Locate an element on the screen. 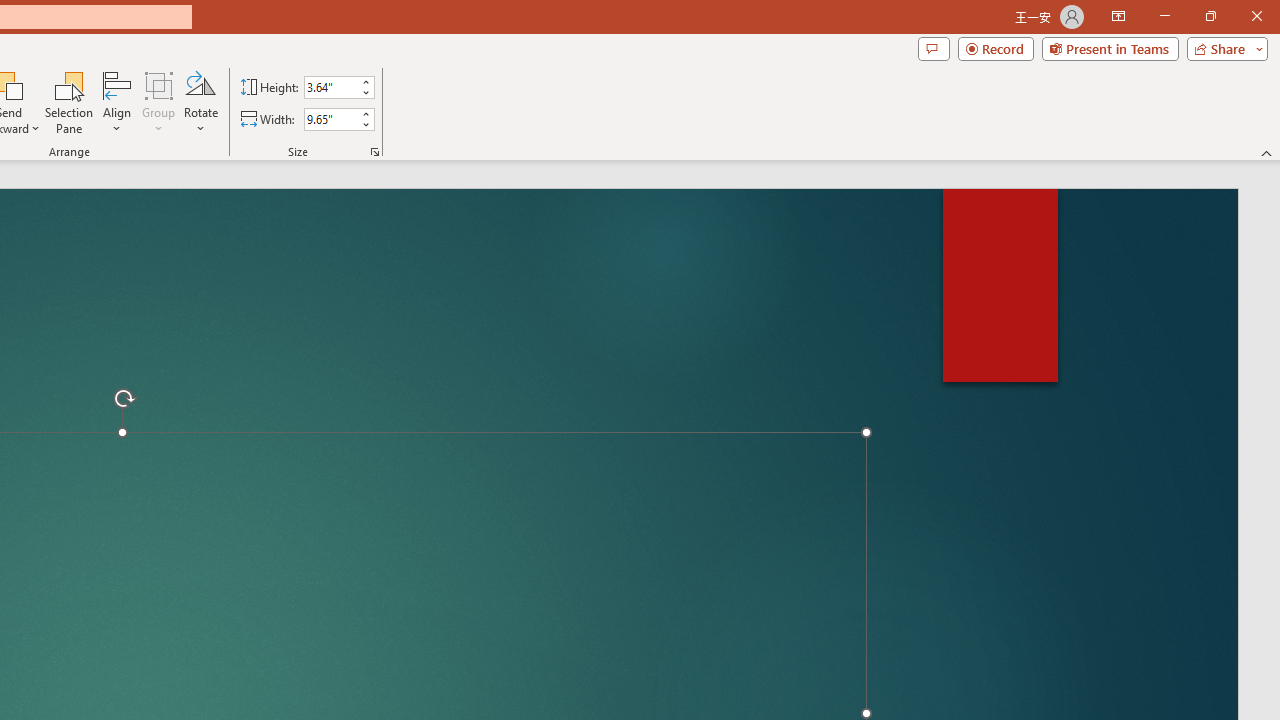 This screenshot has width=1280, height=720. 'Rotate' is located at coordinates (200, 103).